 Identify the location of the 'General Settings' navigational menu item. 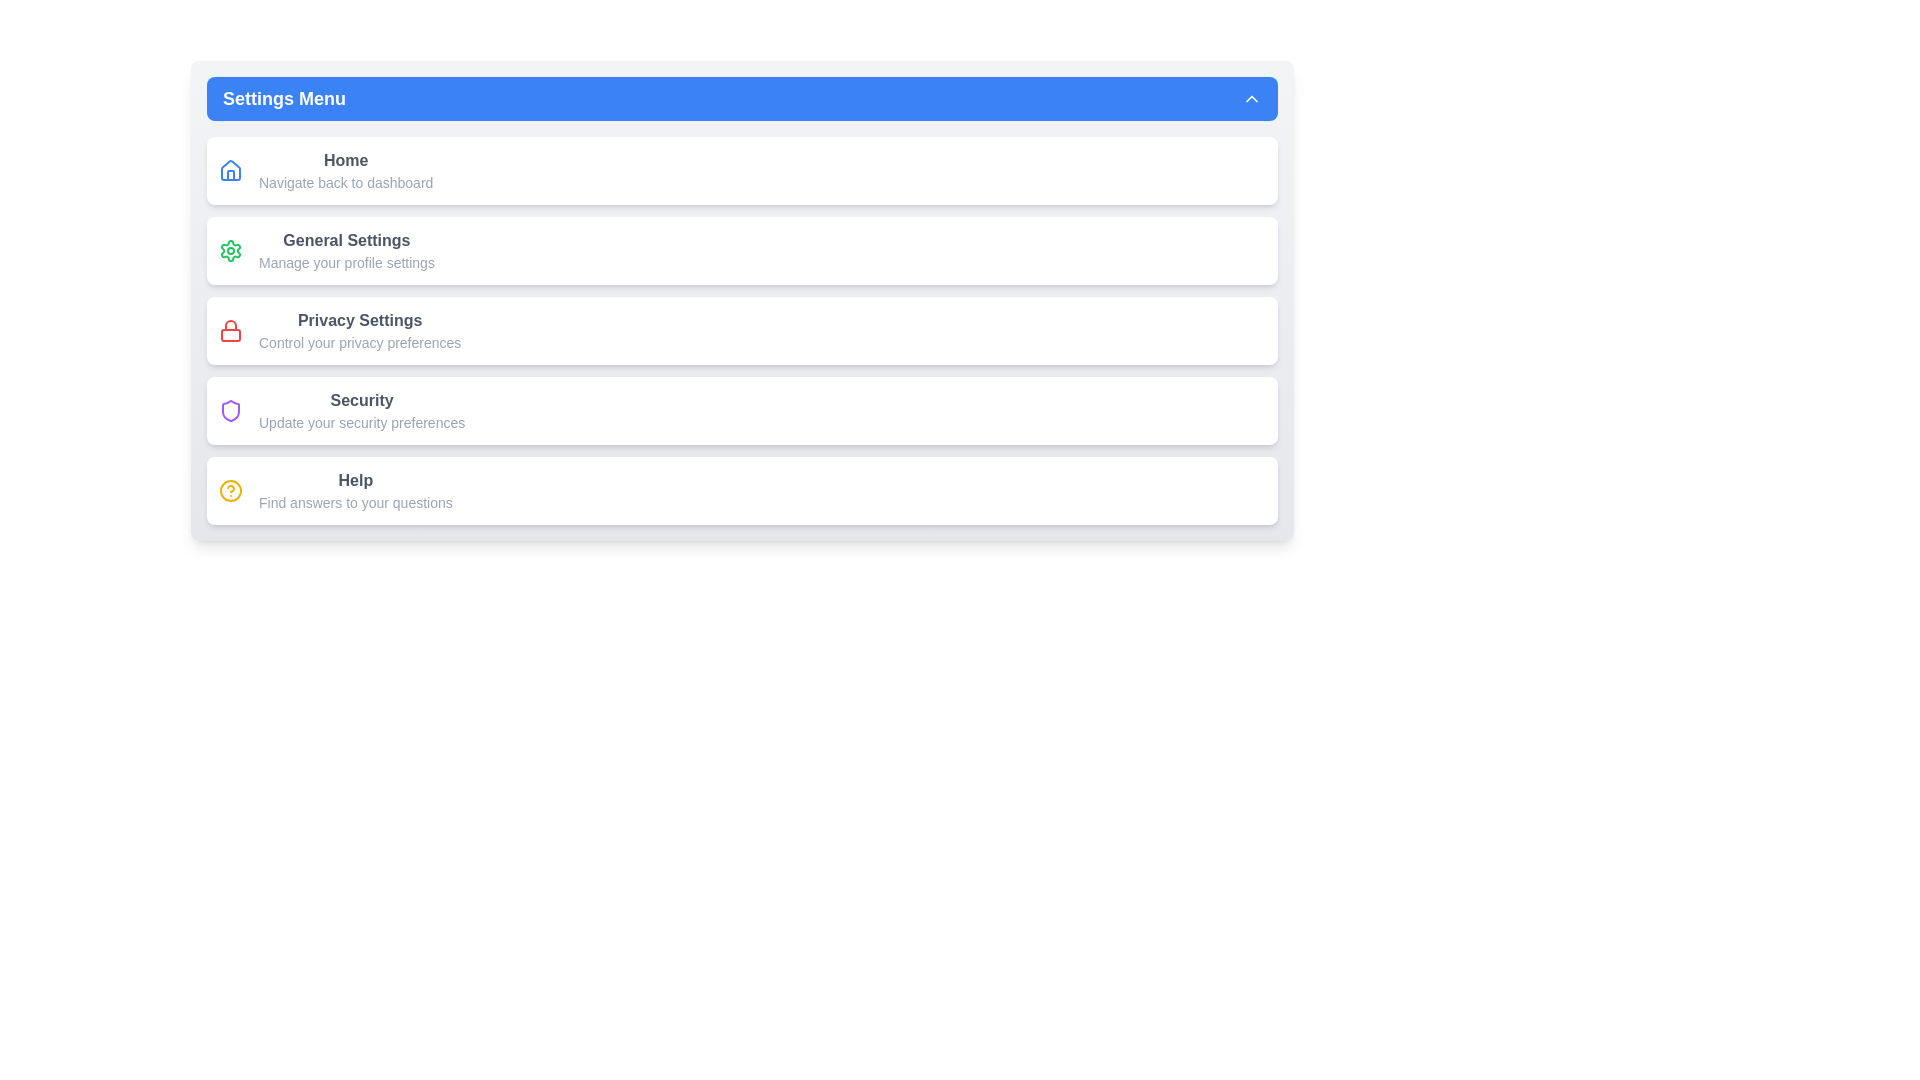
(346, 249).